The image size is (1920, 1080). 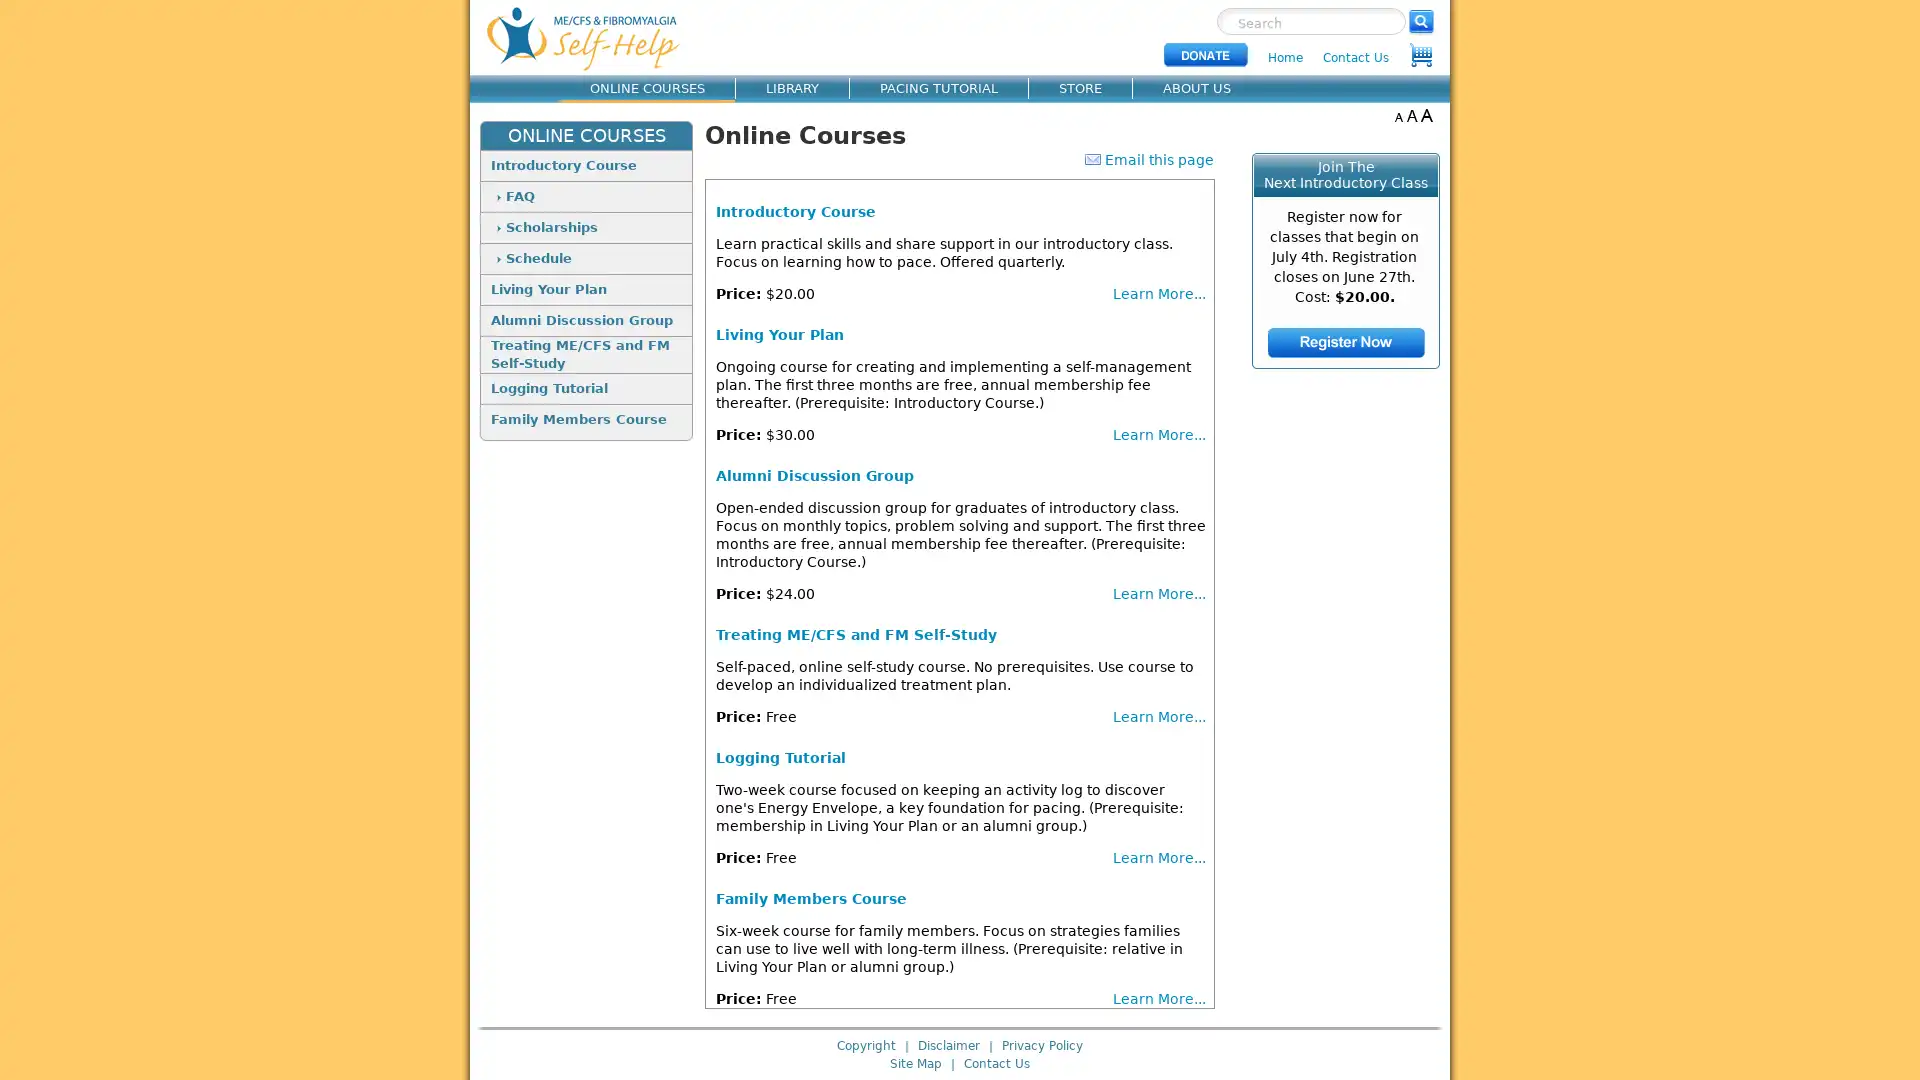 I want to click on A, so click(x=1411, y=115).